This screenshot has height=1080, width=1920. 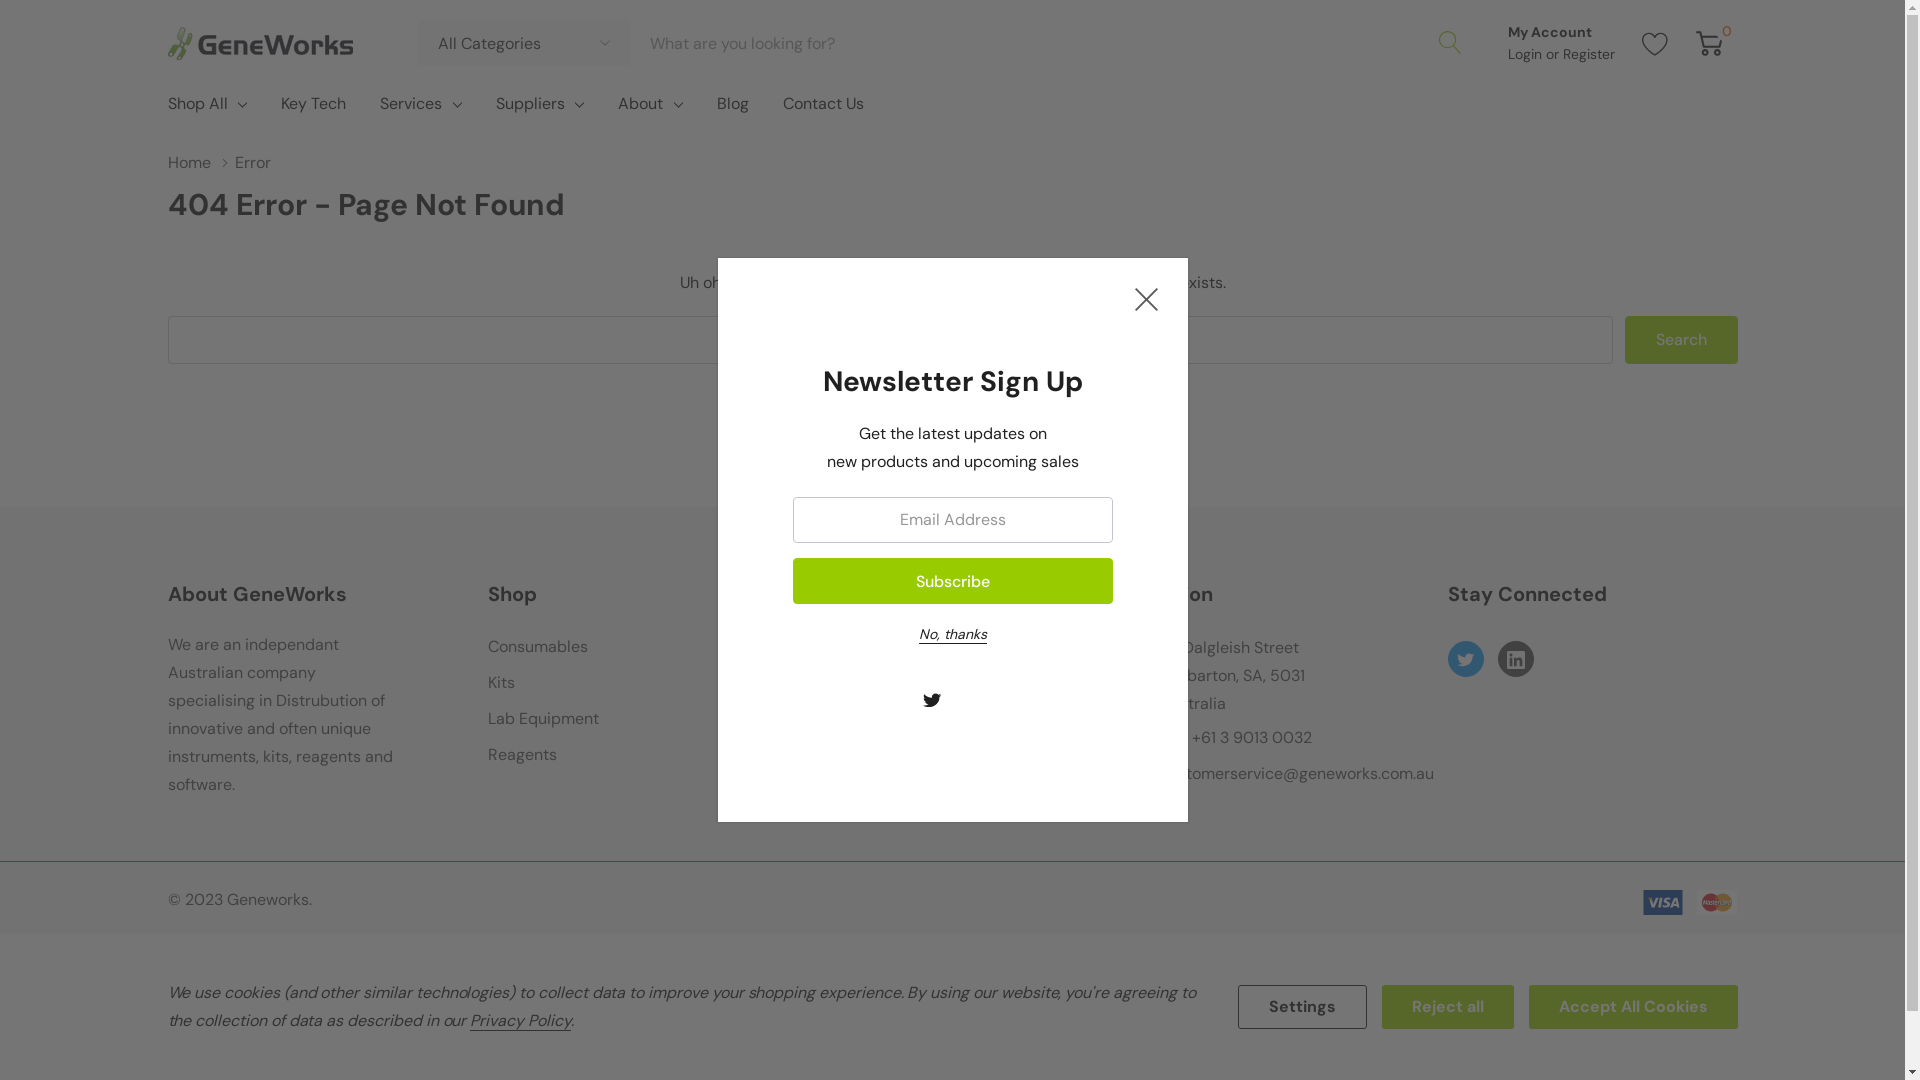 I want to click on 'Geneworks', so click(x=259, y=42).